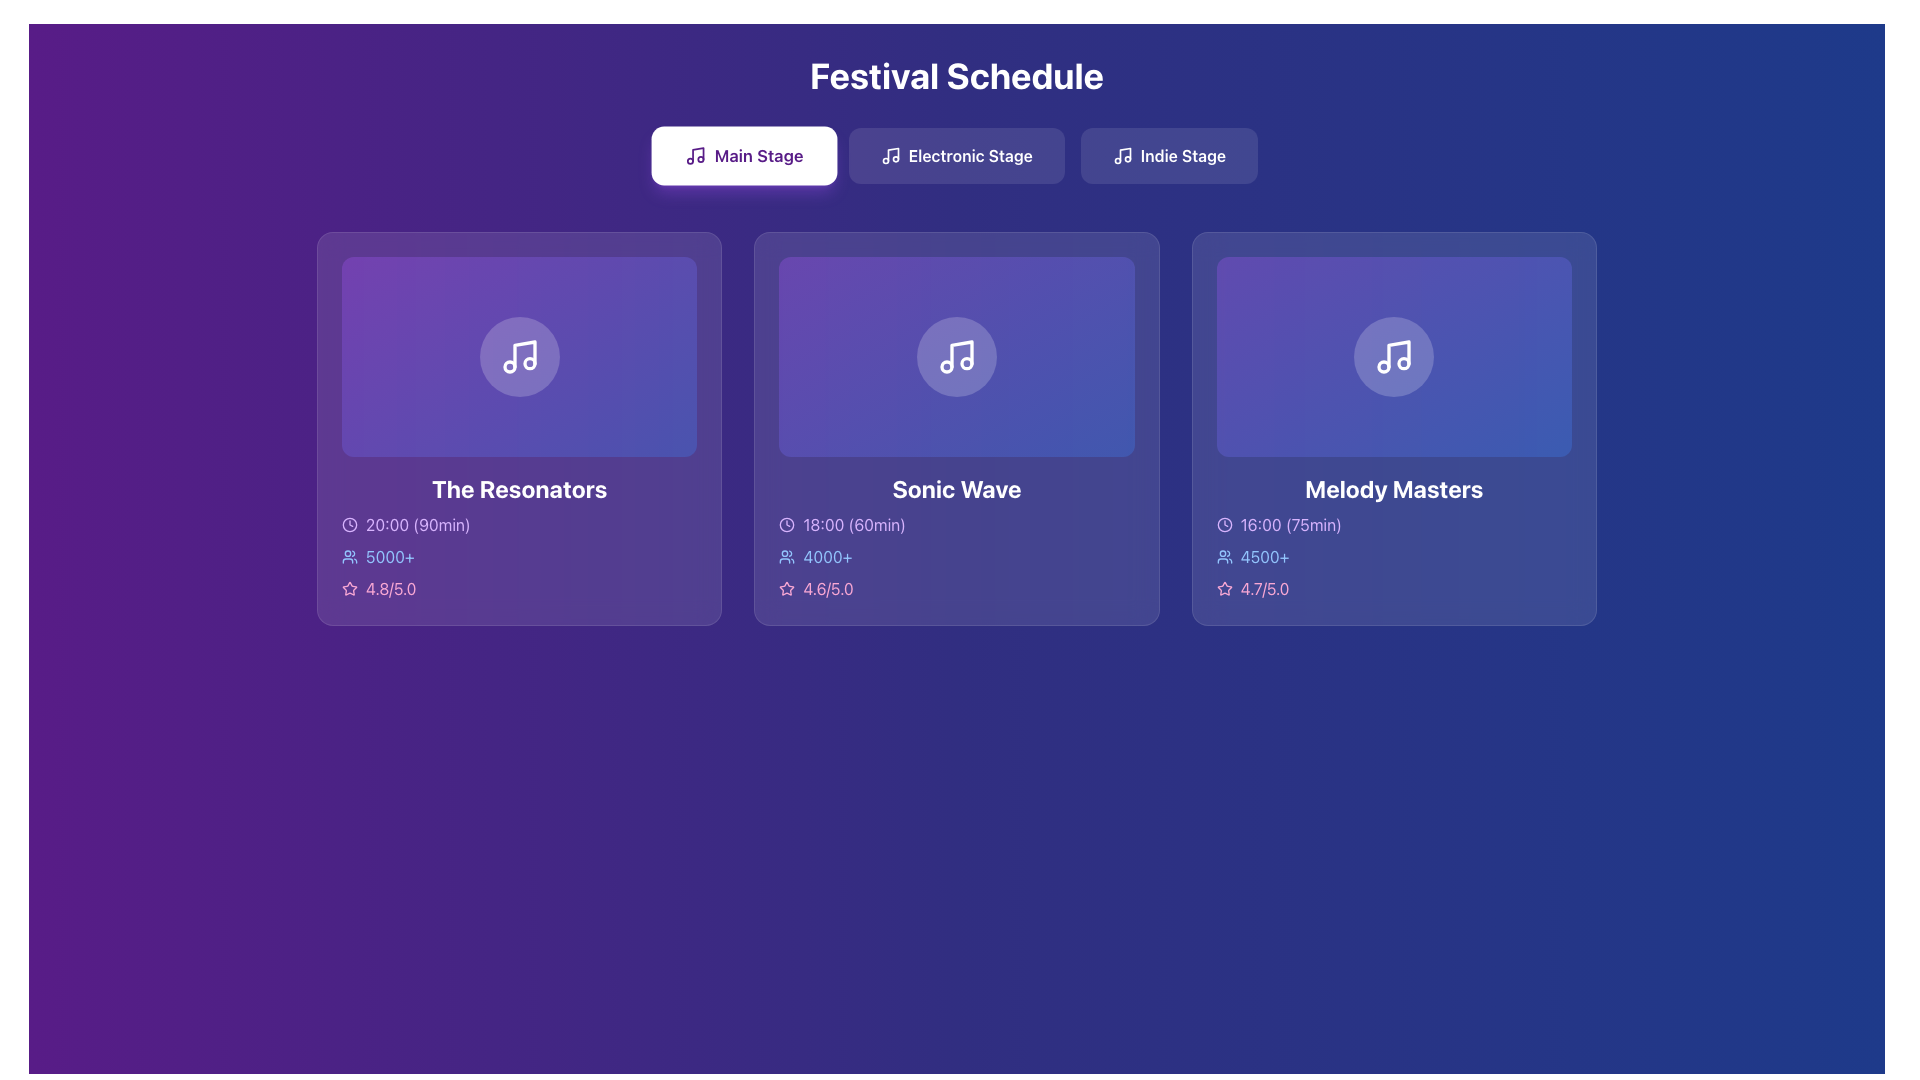 The image size is (1920, 1080). I want to click on time details displayed in the text element showing '18:00 (60min)', which is styled in light purple and located in the central card under the heading 'Sonic Wave', so click(854, 523).